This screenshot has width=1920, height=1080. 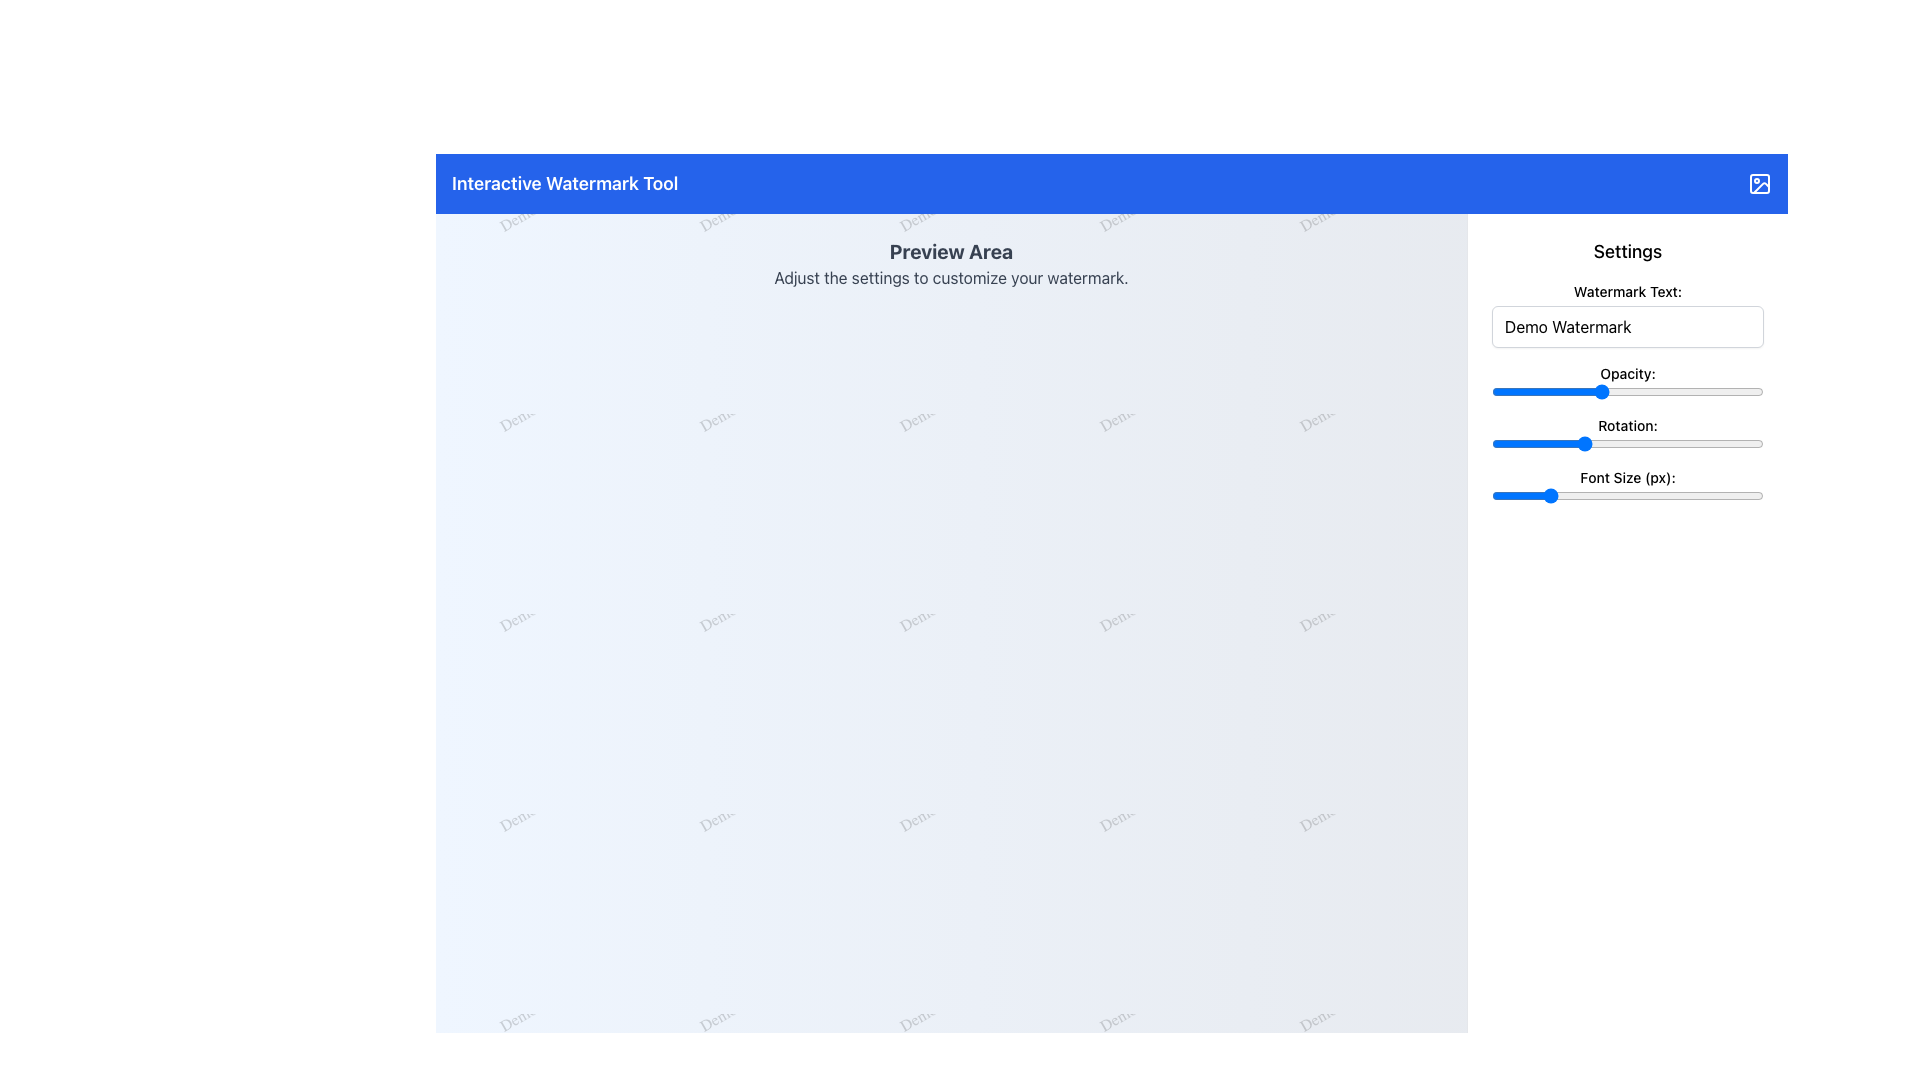 I want to click on the title text located at the top-left of the blue header bar, which indicates the application's purpose, so click(x=564, y=184).